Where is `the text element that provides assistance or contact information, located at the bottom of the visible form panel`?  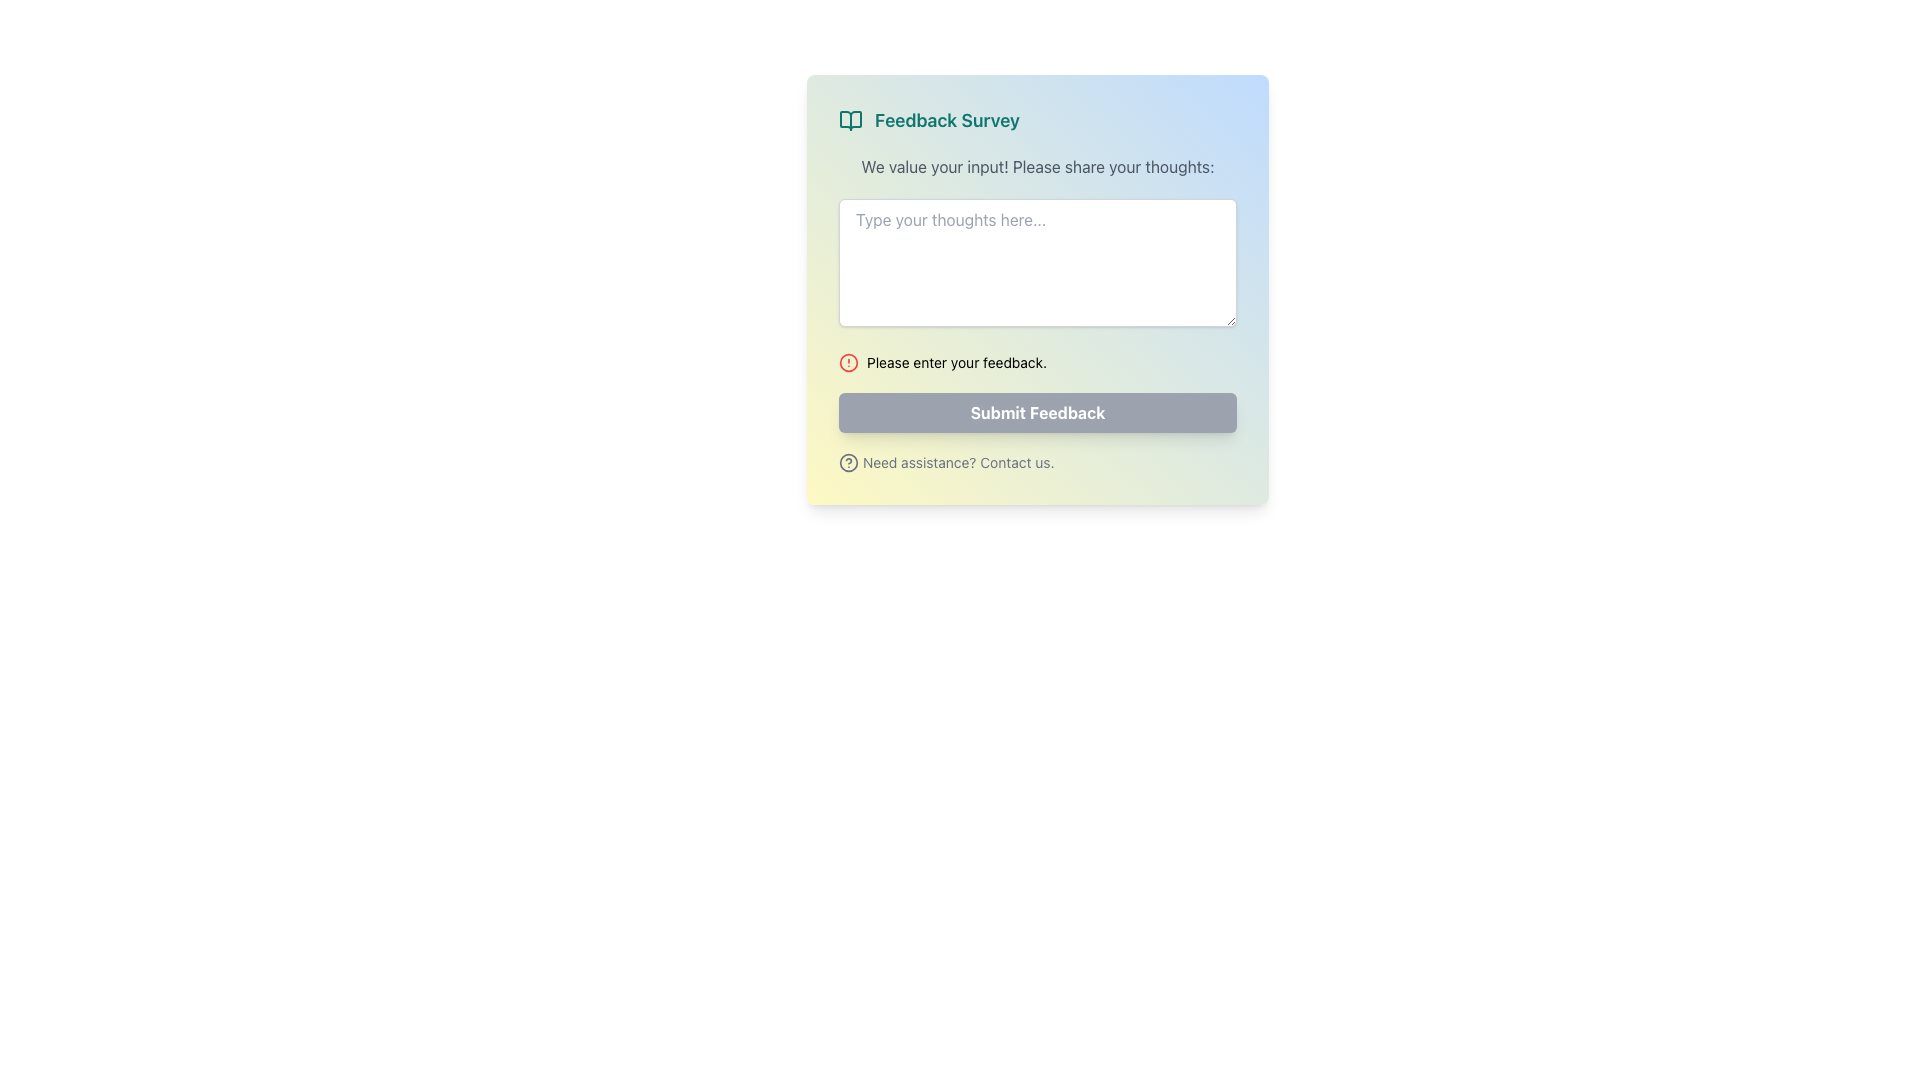
the text element that provides assistance or contact information, located at the bottom of the visible form panel is located at coordinates (957, 462).